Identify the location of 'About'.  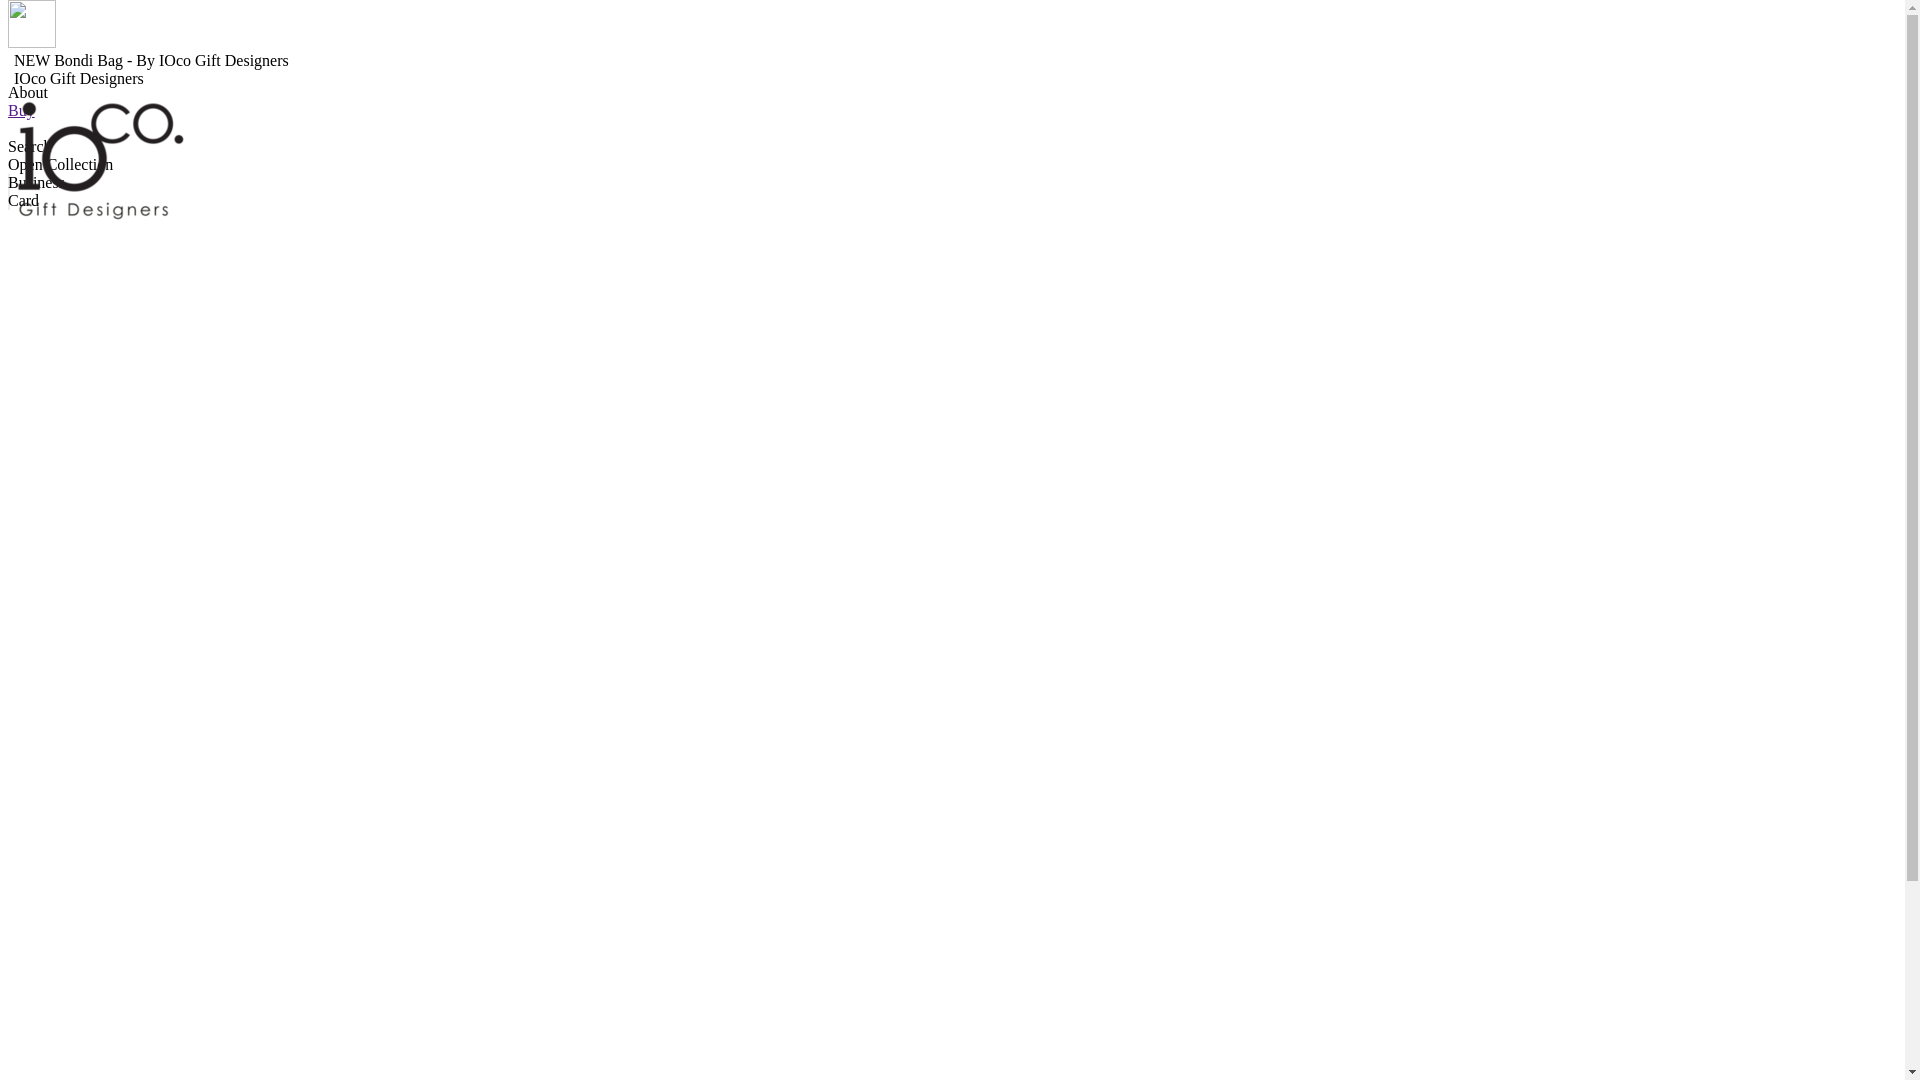
(28, 92).